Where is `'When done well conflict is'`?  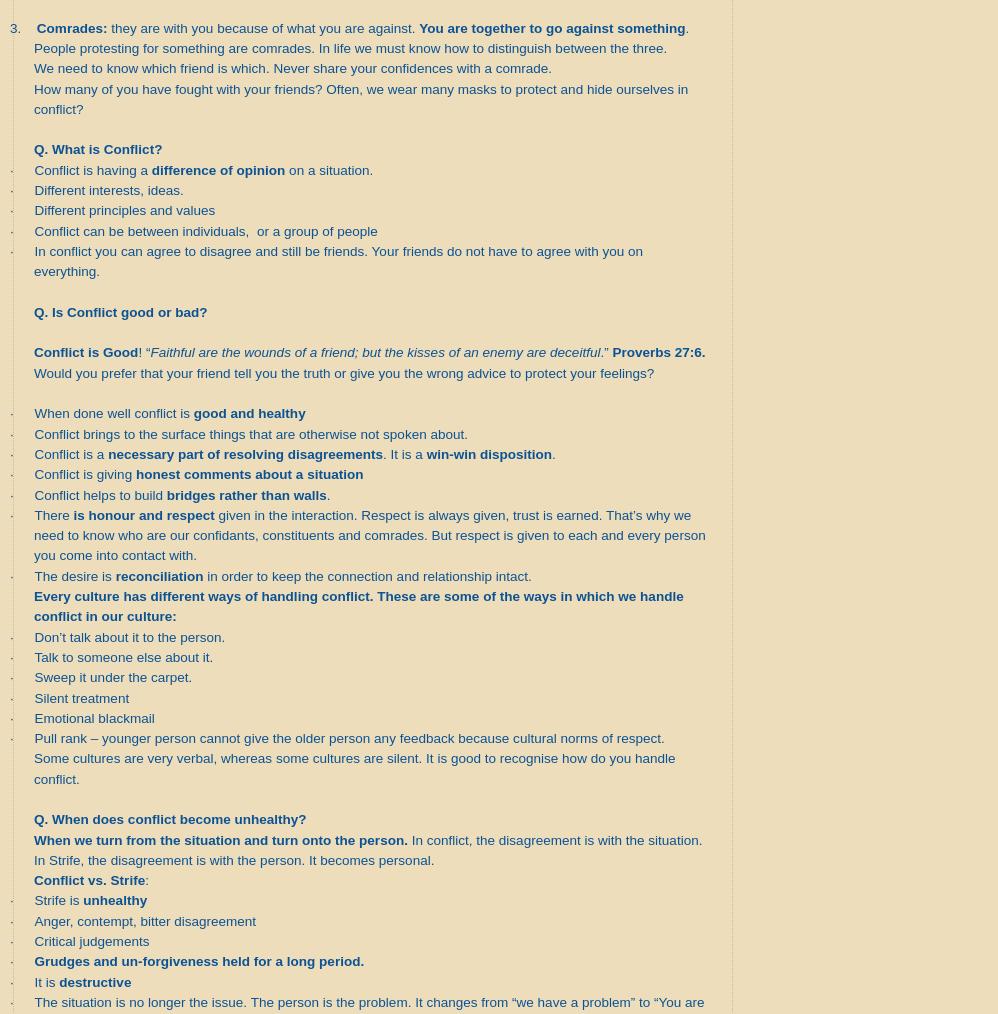
'When done well conflict is' is located at coordinates (113, 412).